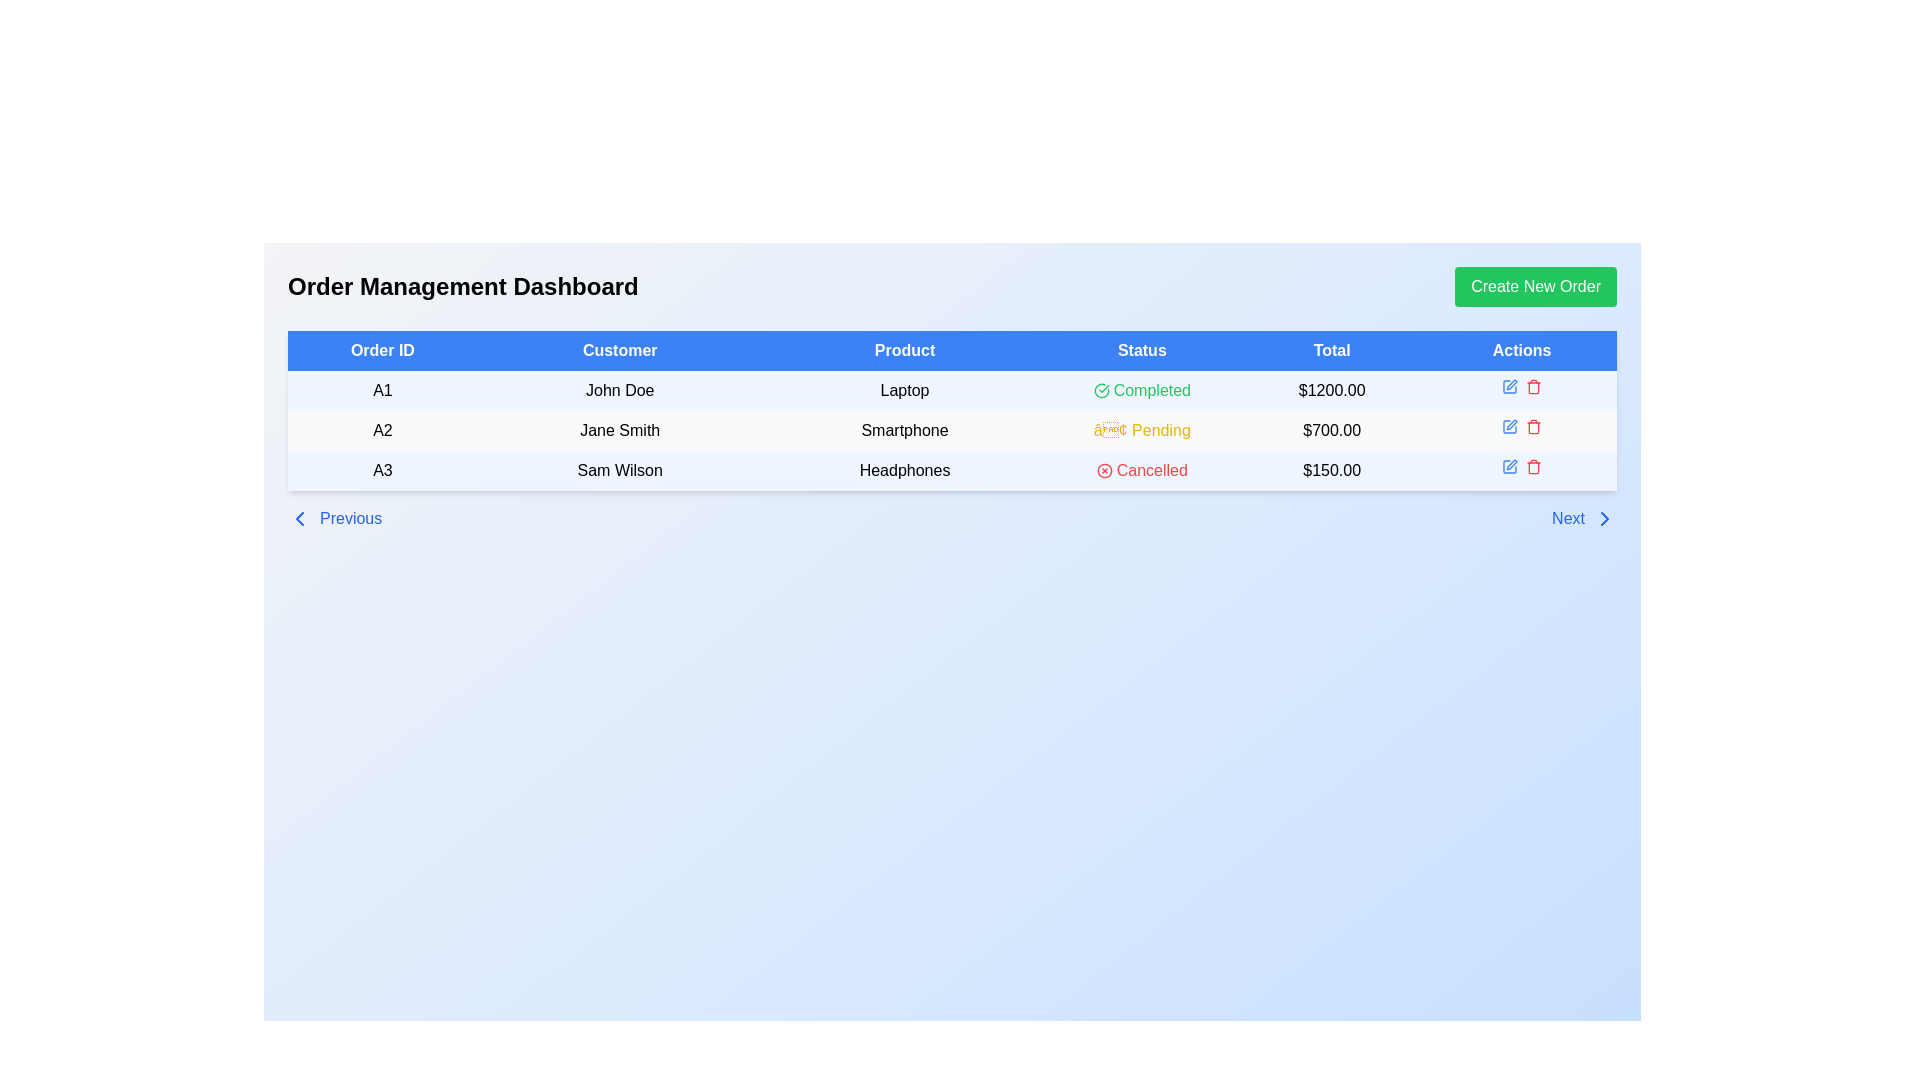 This screenshot has width=1920, height=1080. I want to click on the completion icon located to the left of the 'Completed' status label in the 'Status' column of the first row in the table, so click(1100, 390).